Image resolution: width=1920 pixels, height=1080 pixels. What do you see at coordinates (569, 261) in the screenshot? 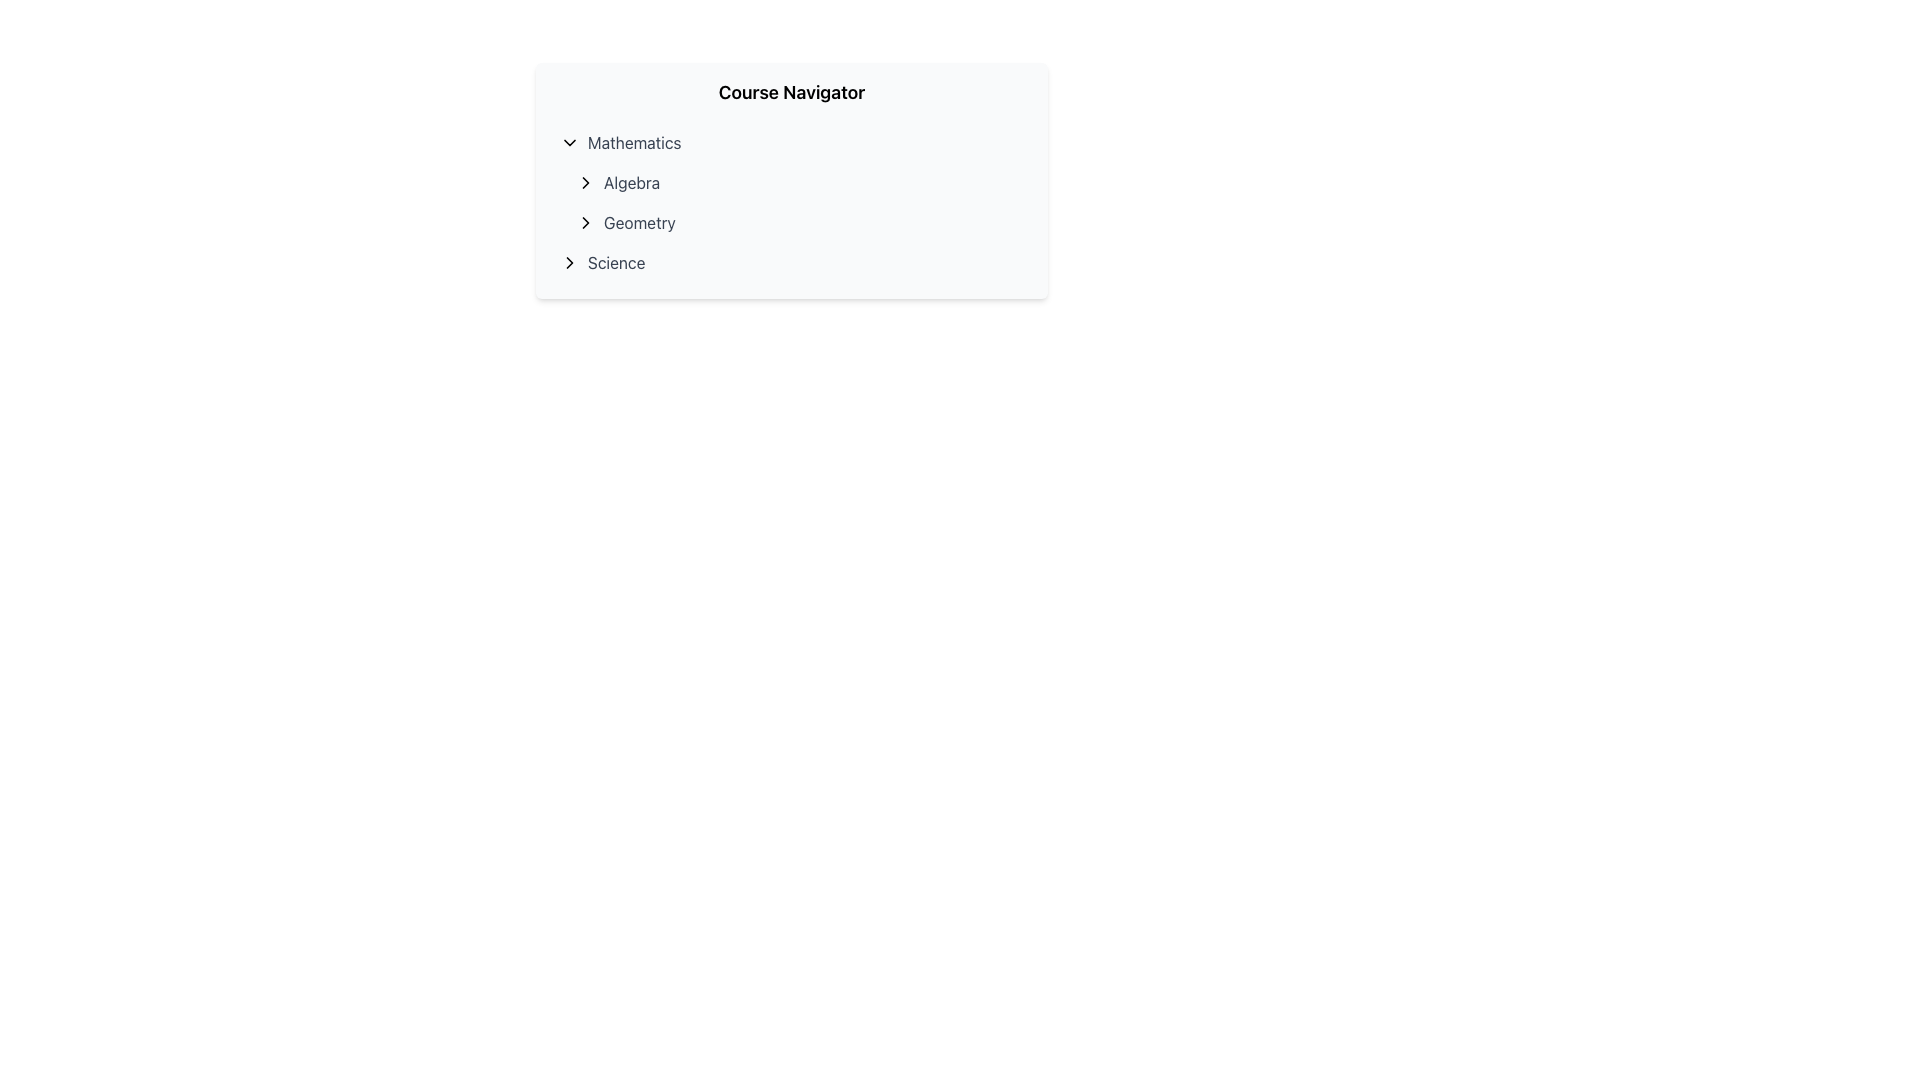
I see `the right-pointing chevron icon located to the left of the 'Science' text in the navigation menu` at bounding box center [569, 261].